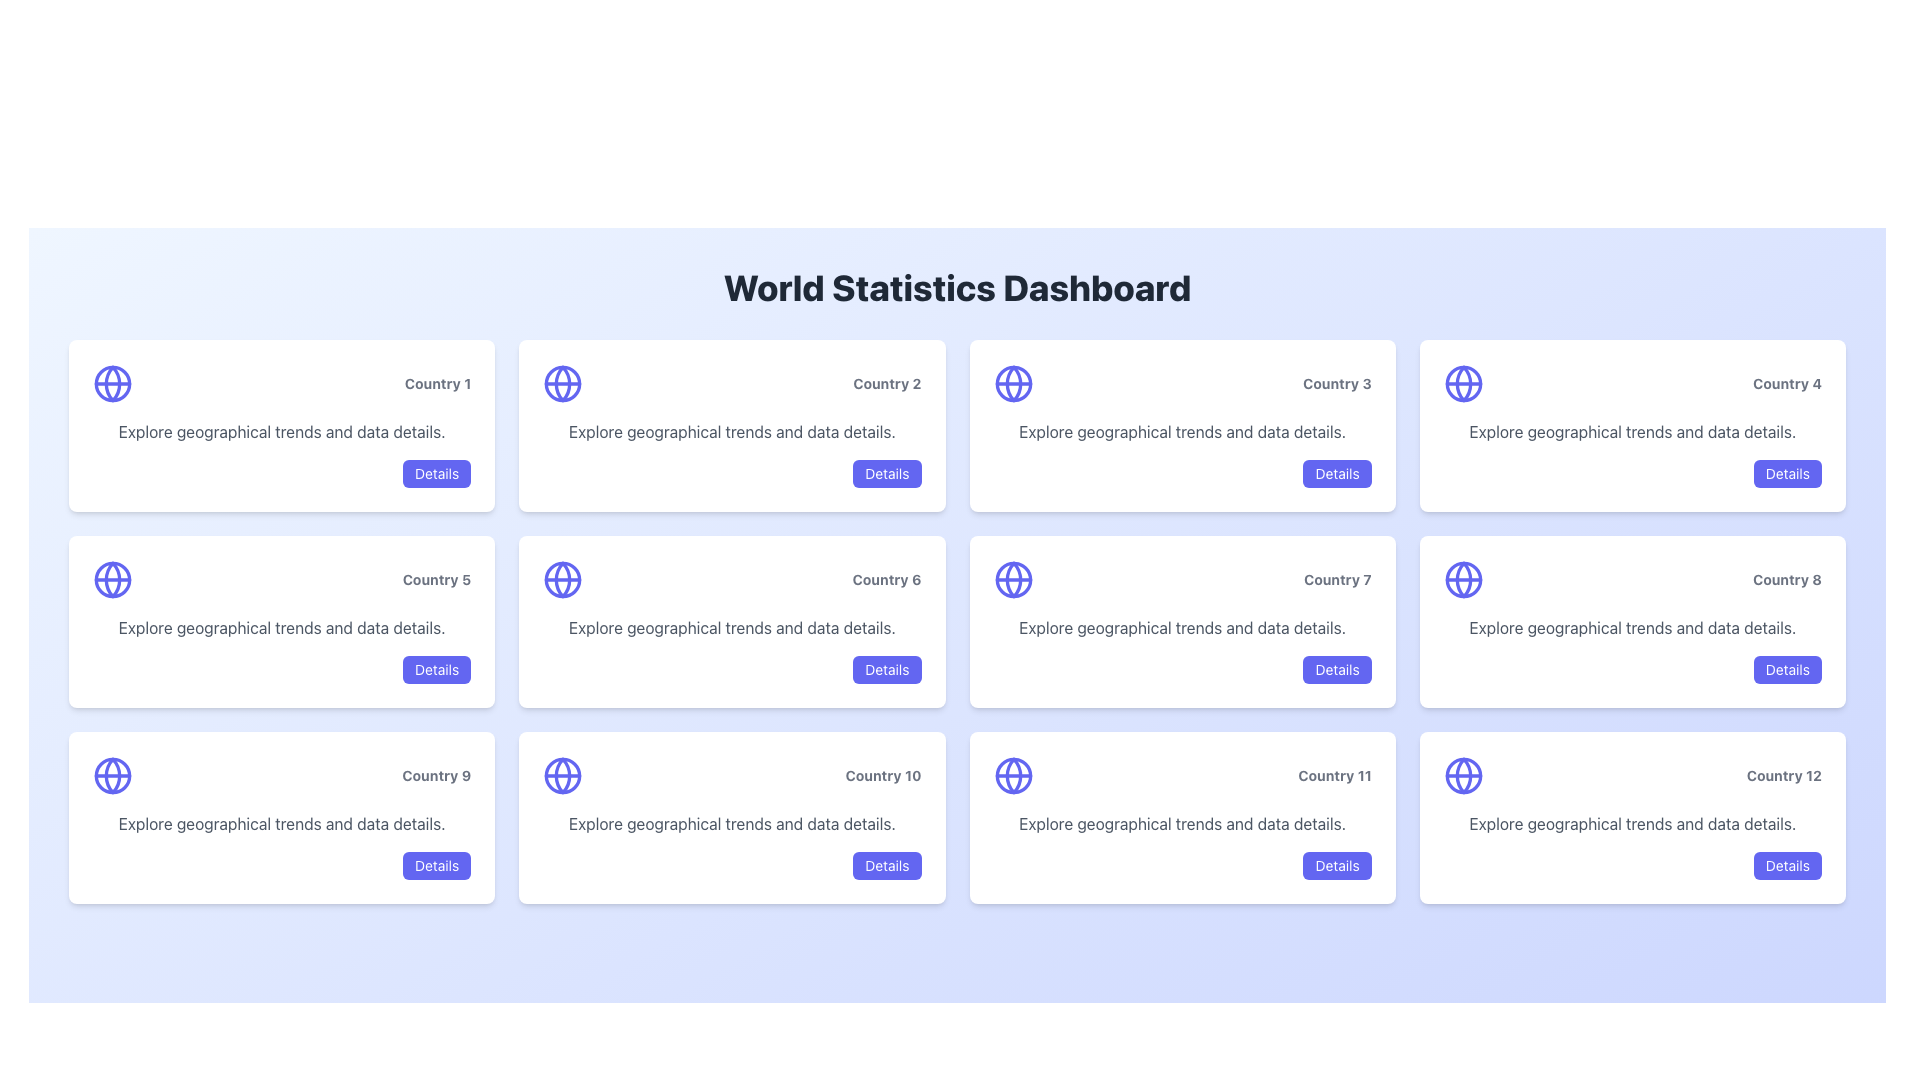 The image size is (1920, 1080). What do you see at coordinates (731, 627) in the screenshot?
I see `the static text element located in the second row, second column of the grid layout, which provides information related to the card below the header text 'Country 6' and above the 'Details' button` at bounding box center [731, 627].